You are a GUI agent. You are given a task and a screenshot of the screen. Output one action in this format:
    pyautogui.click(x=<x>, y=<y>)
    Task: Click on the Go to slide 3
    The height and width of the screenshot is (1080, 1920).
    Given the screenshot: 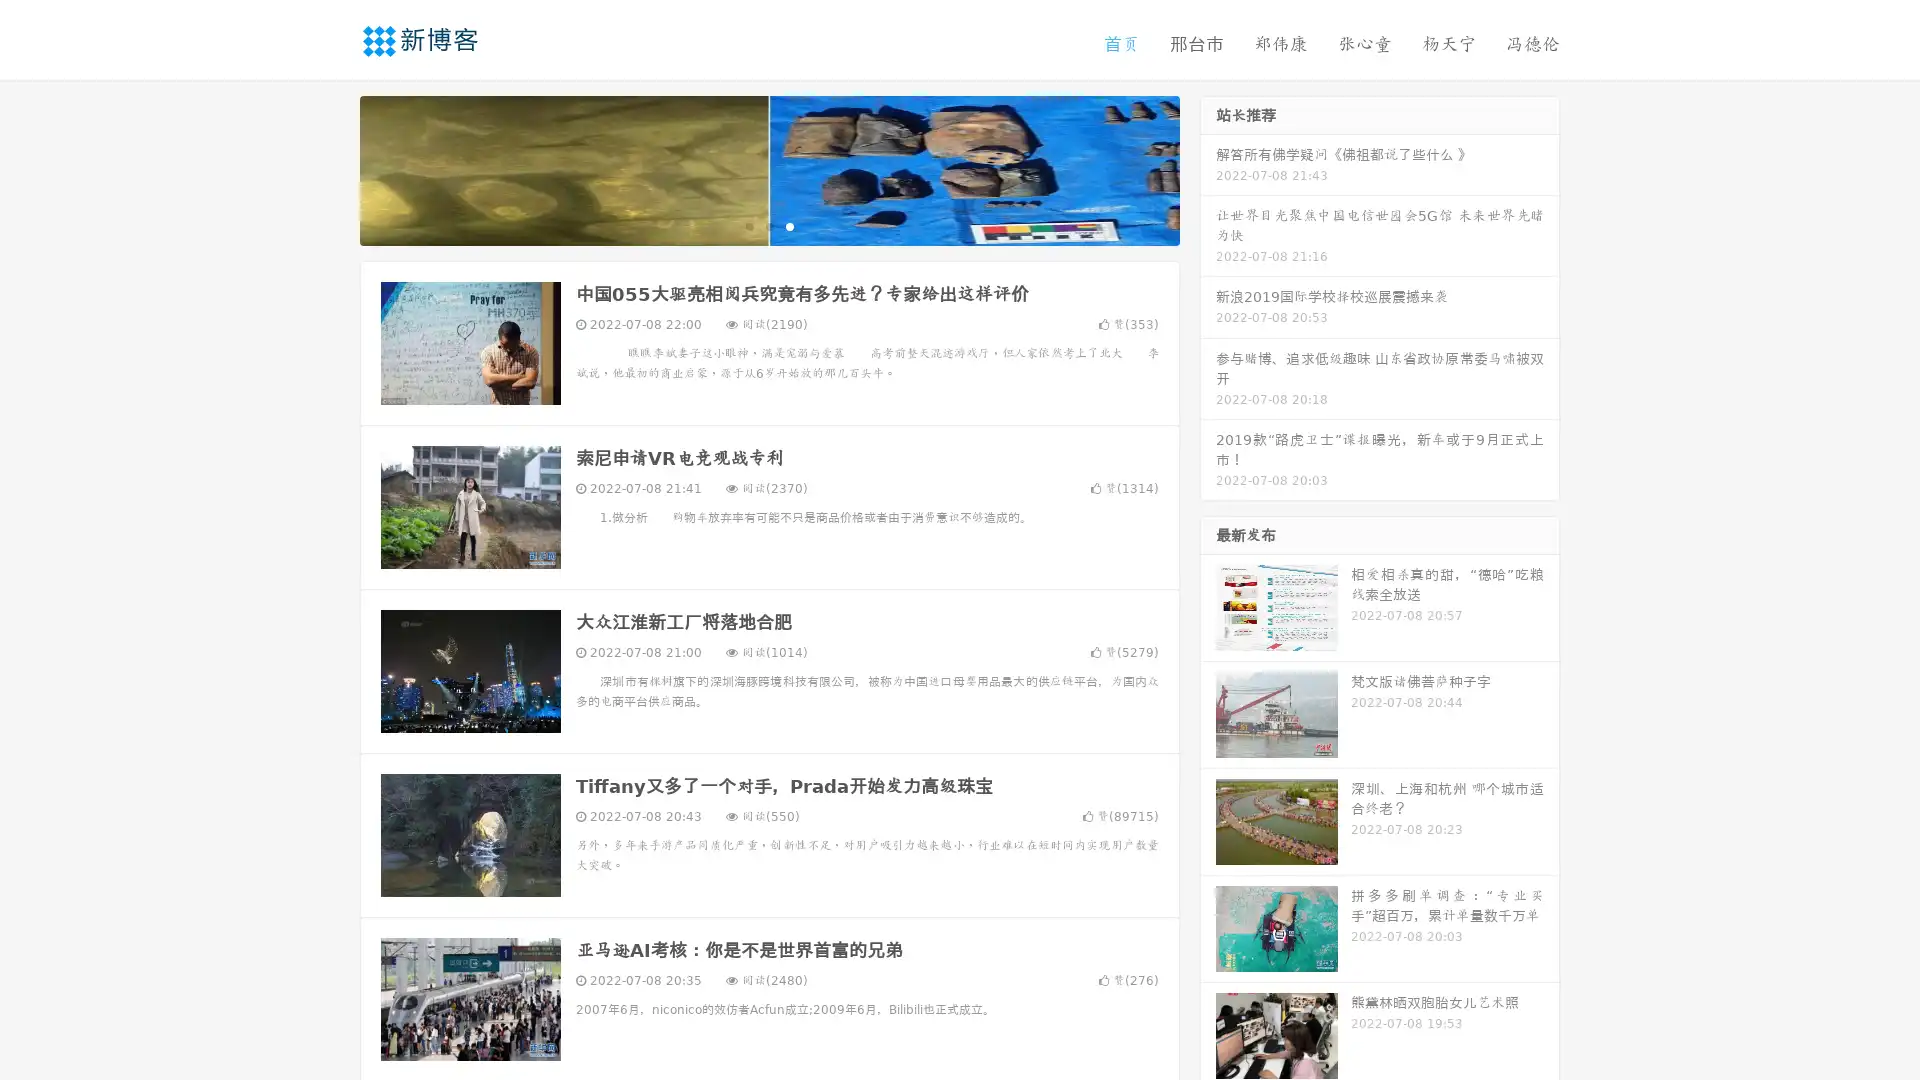 What is the action you would take?
    pyautogui.click(x=789, y=225)
    